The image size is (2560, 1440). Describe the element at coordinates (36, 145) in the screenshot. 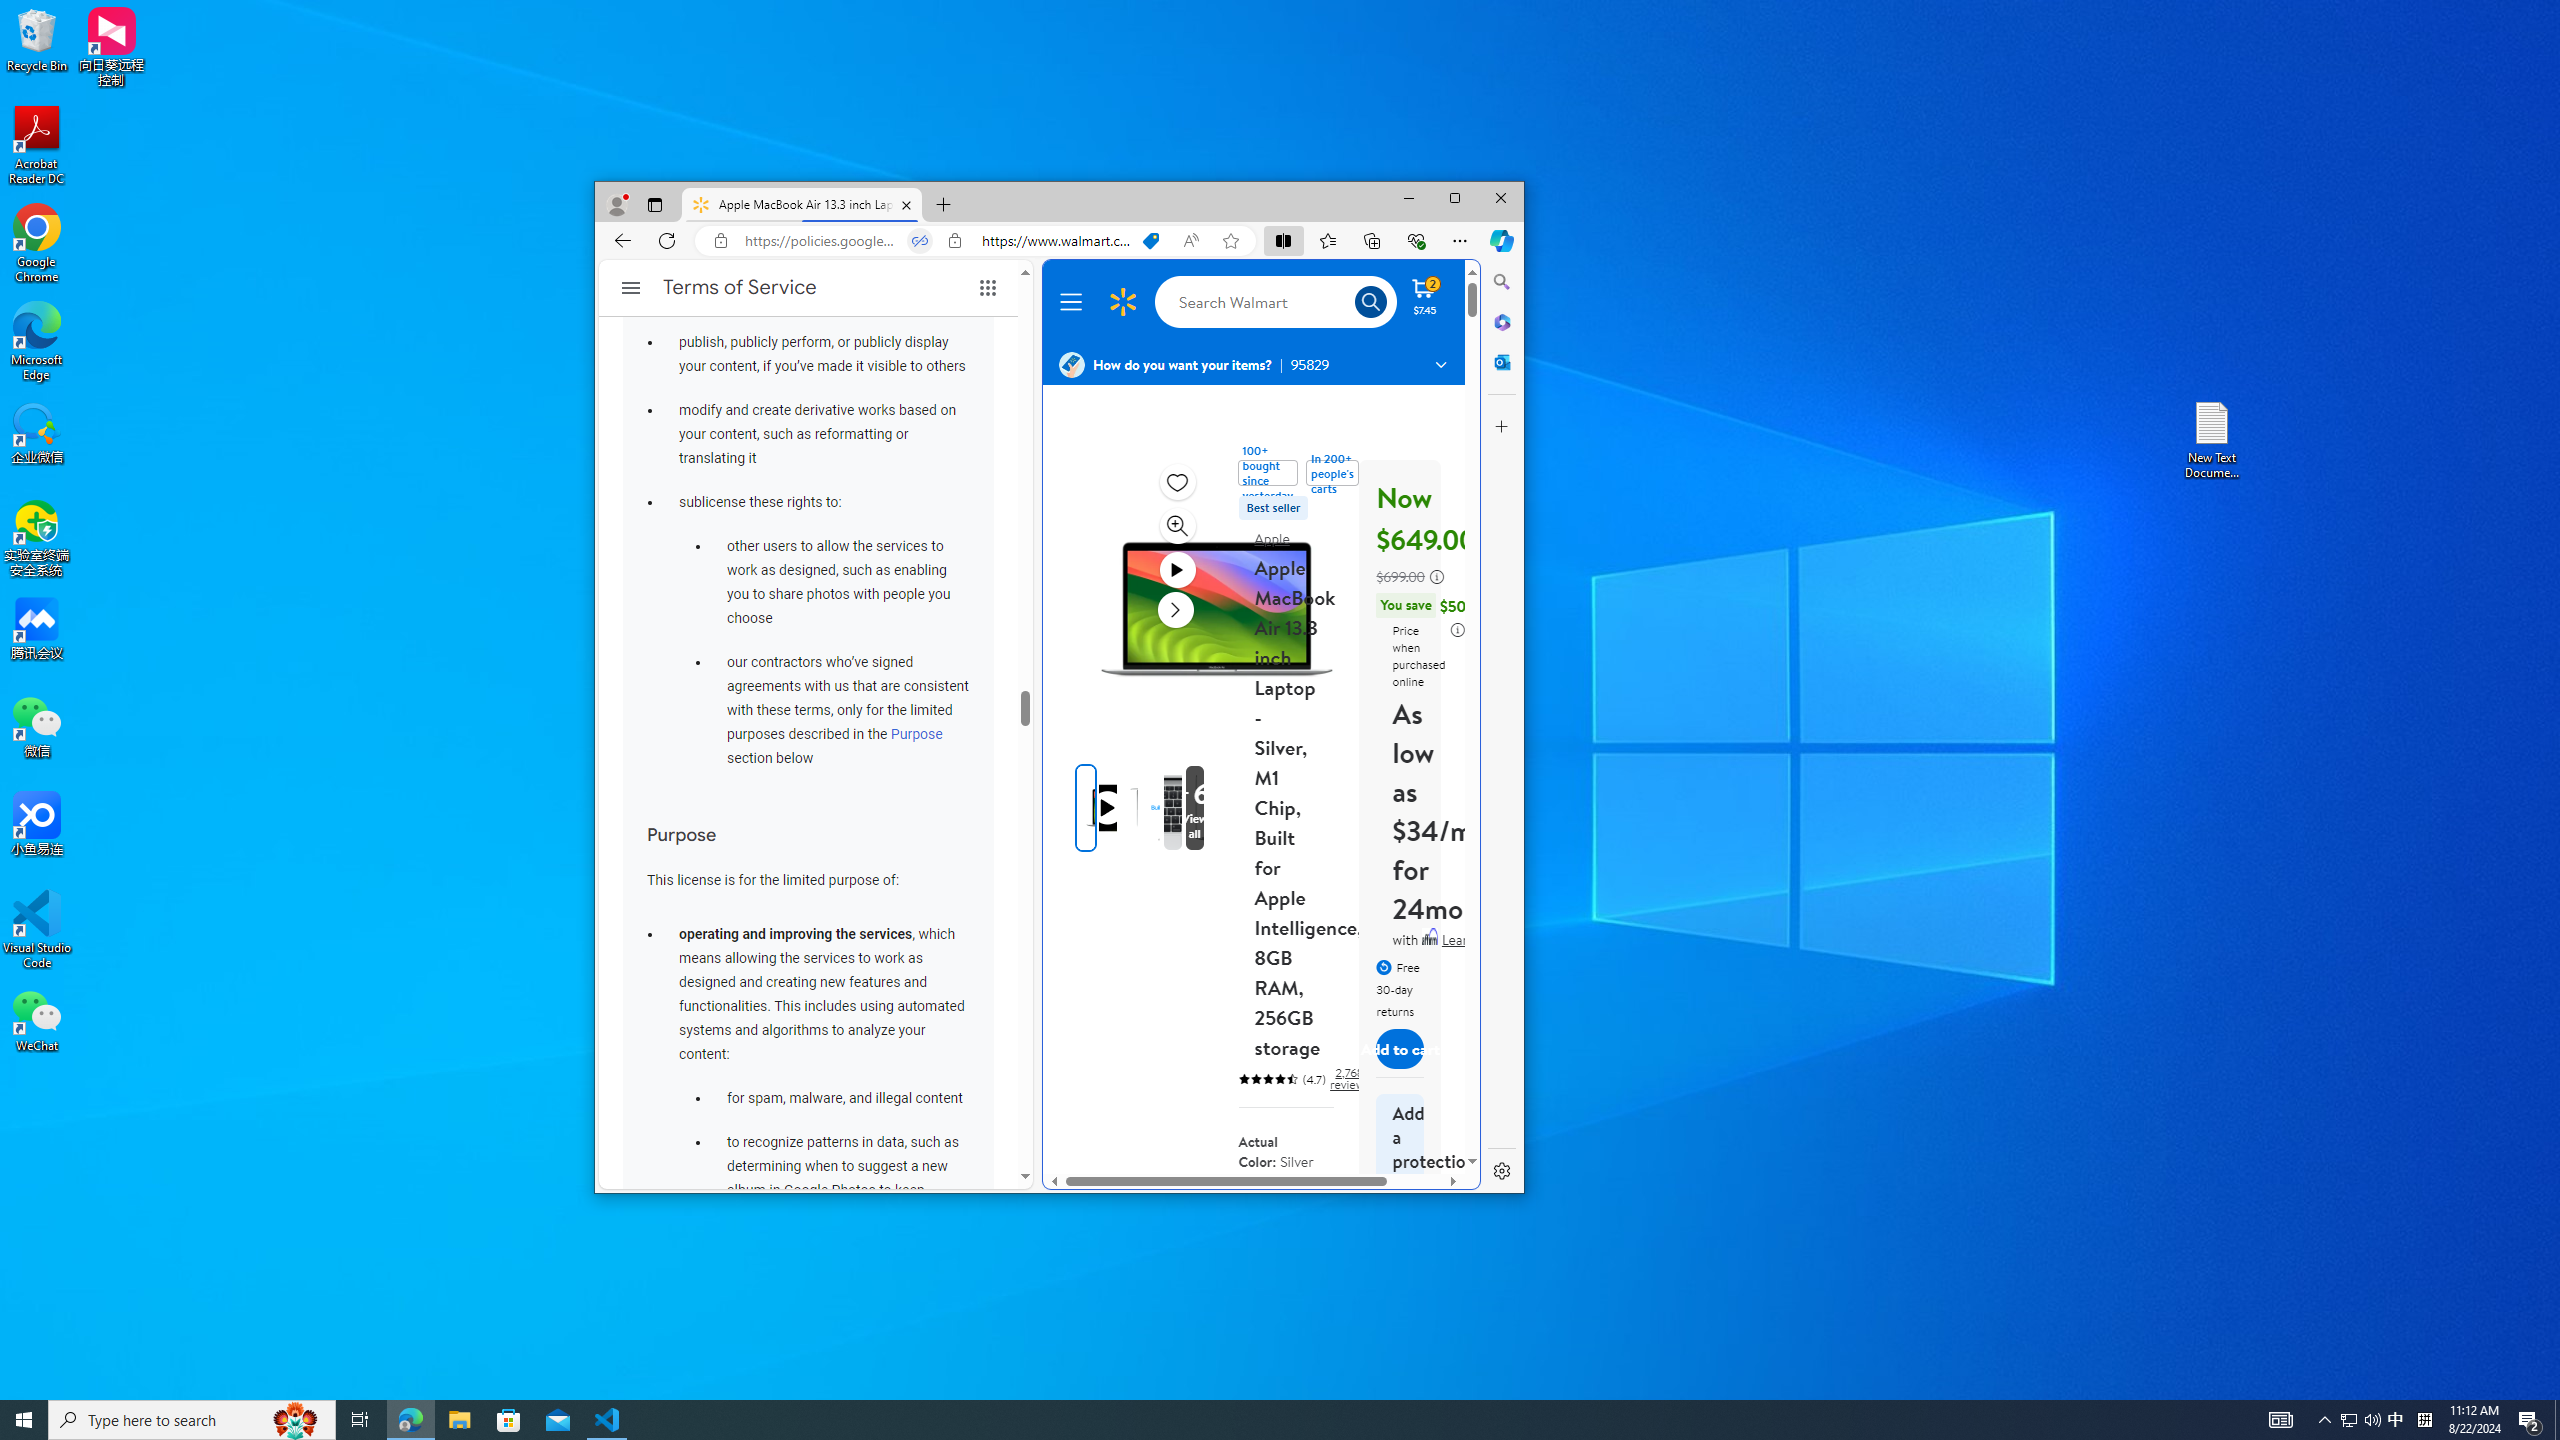

I see `'Acrobat Reader DC'` at that location.